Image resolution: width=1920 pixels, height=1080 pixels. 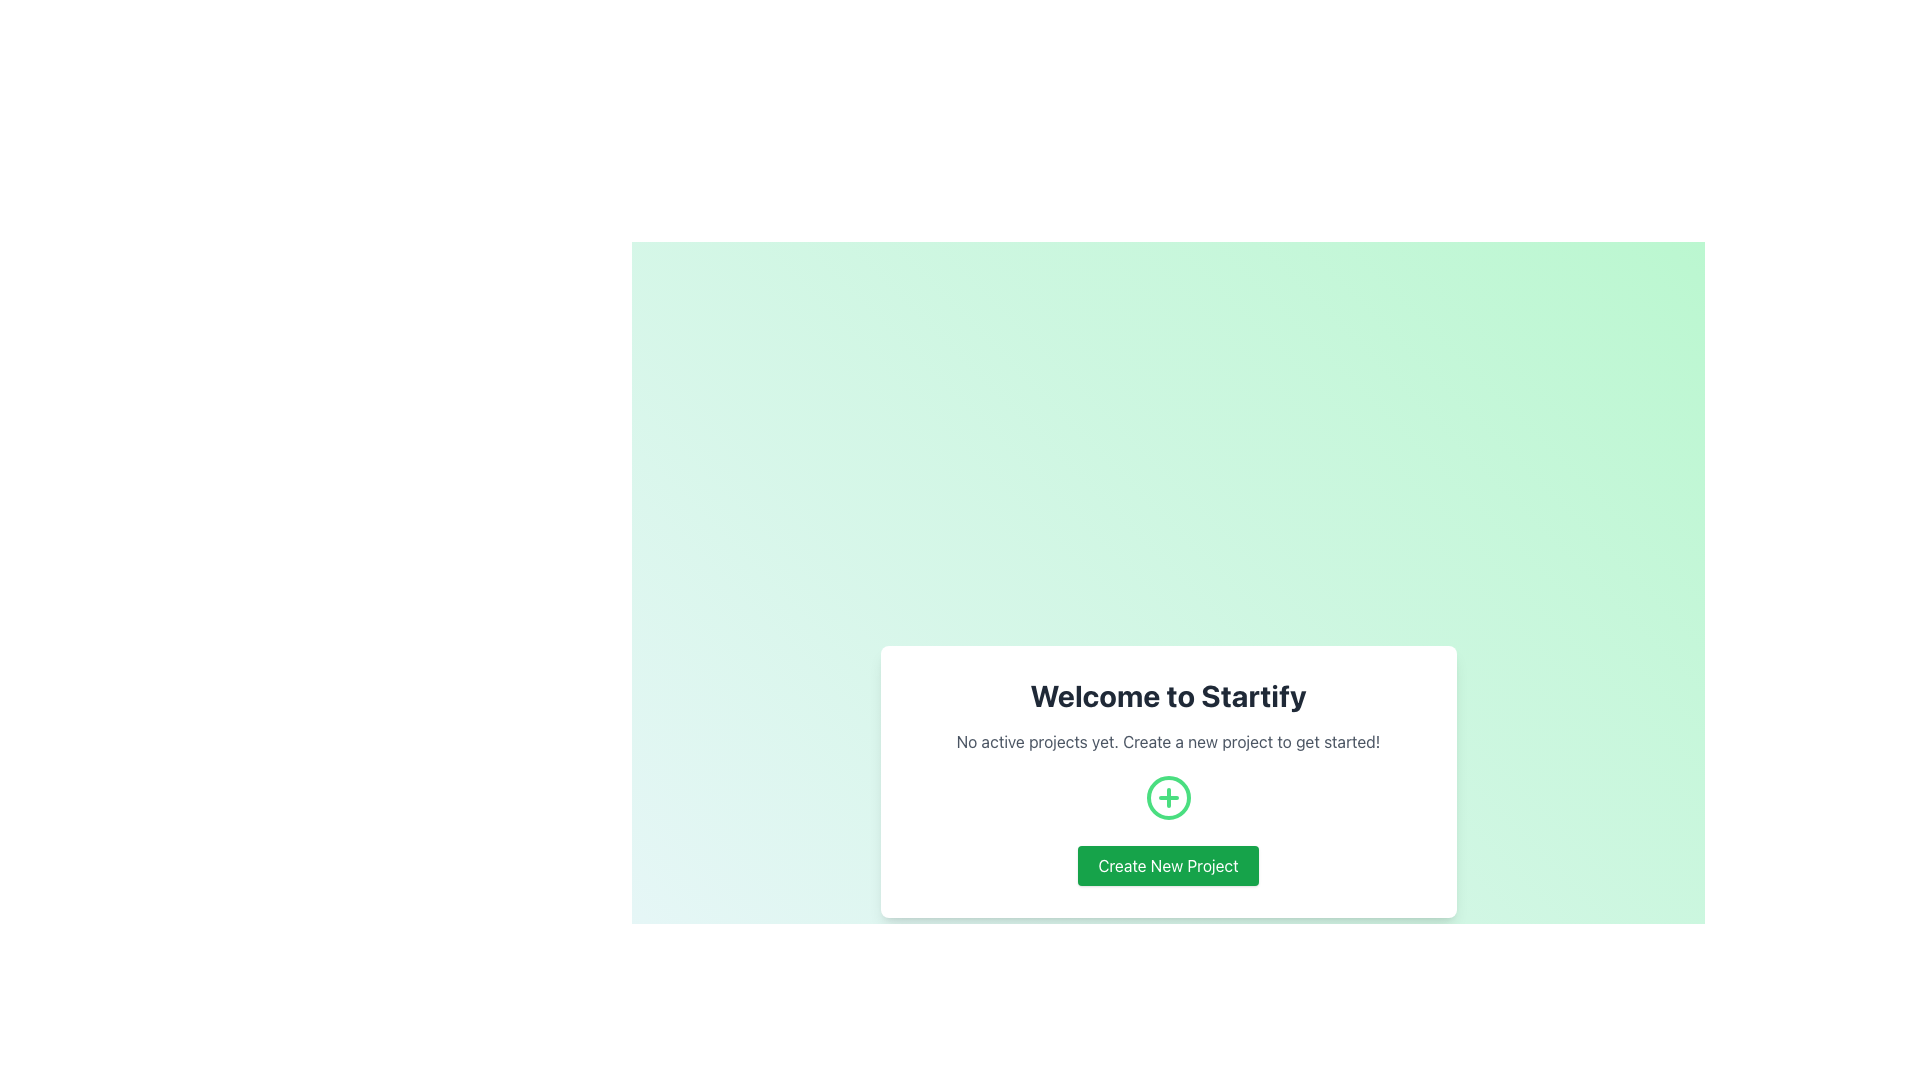 What do you see at coordinates (1168, 741) in the screenshot?
I see `the static text element displaying the message 'No active projects yet. Create a new project to get started!' which is located beneath the header 'Welcome to Startify'` at bounding box center [1168, 741].